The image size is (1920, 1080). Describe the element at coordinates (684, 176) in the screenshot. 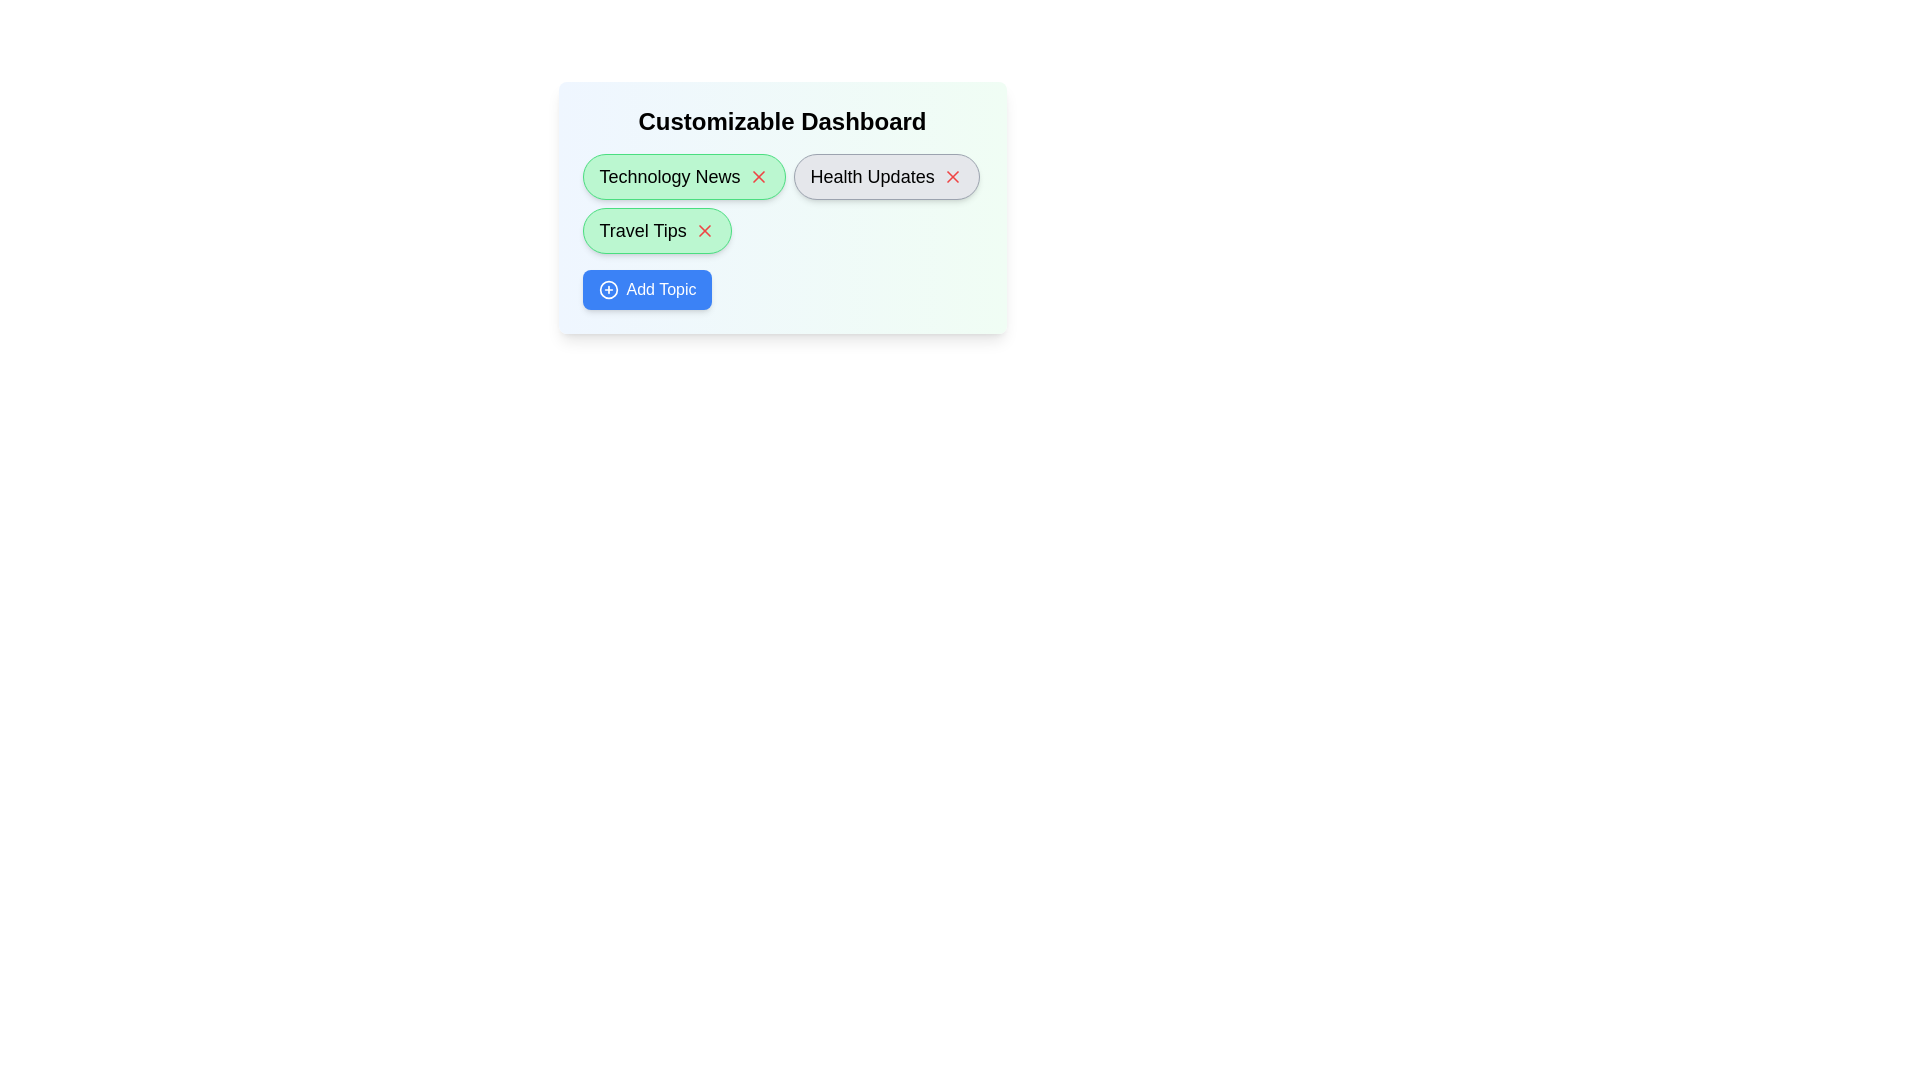

I see `the topic named Technology News` at that location.